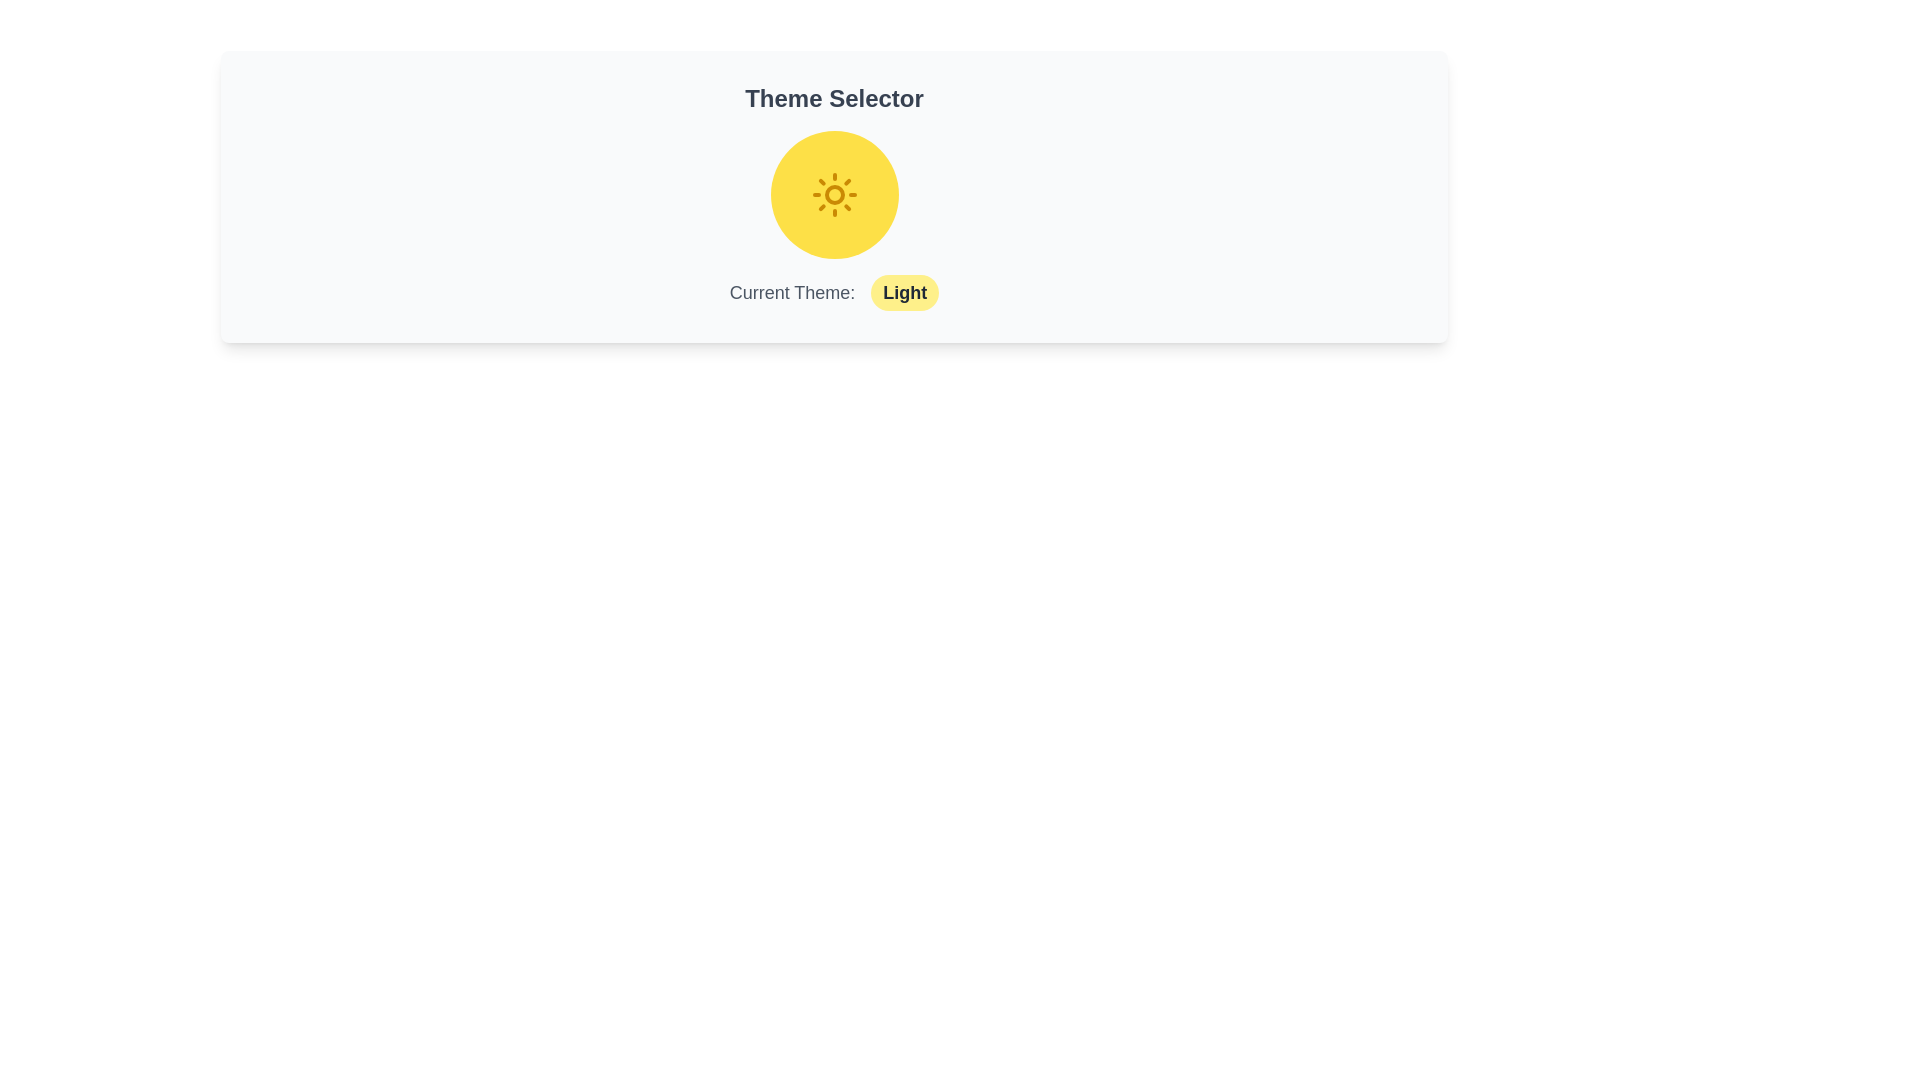 The width and height of the screenshot is (1920, 1080). Describe the element at coordinates (834, 195) in the screenshot. I see `the decorative SVG circle element that serves as the central focal point of the sun icon, located prominently in the middle of the interface below the 'Theme Selector' text` at that location.